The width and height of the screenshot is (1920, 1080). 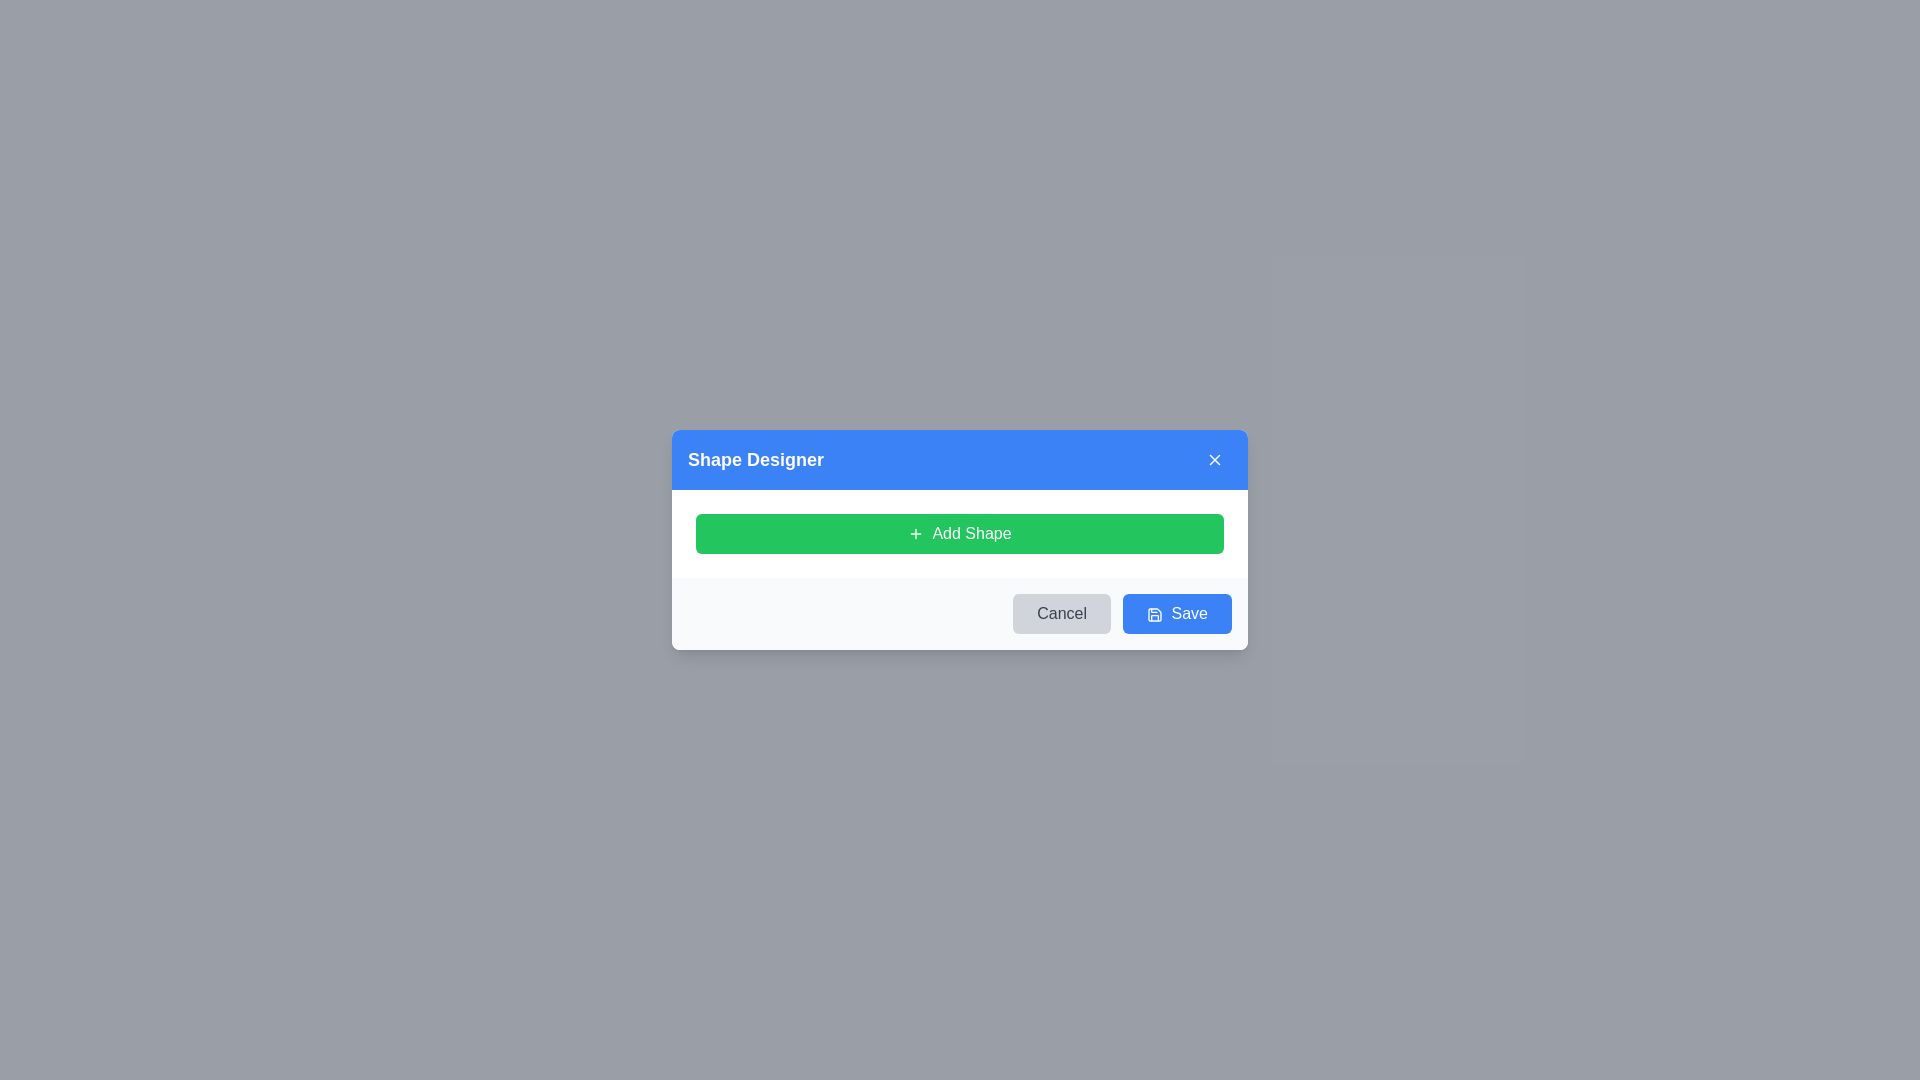 I want to click on the save icon located to the left of the Save button at the bottom-right of the dialog box, so click(x=1155, y=613).